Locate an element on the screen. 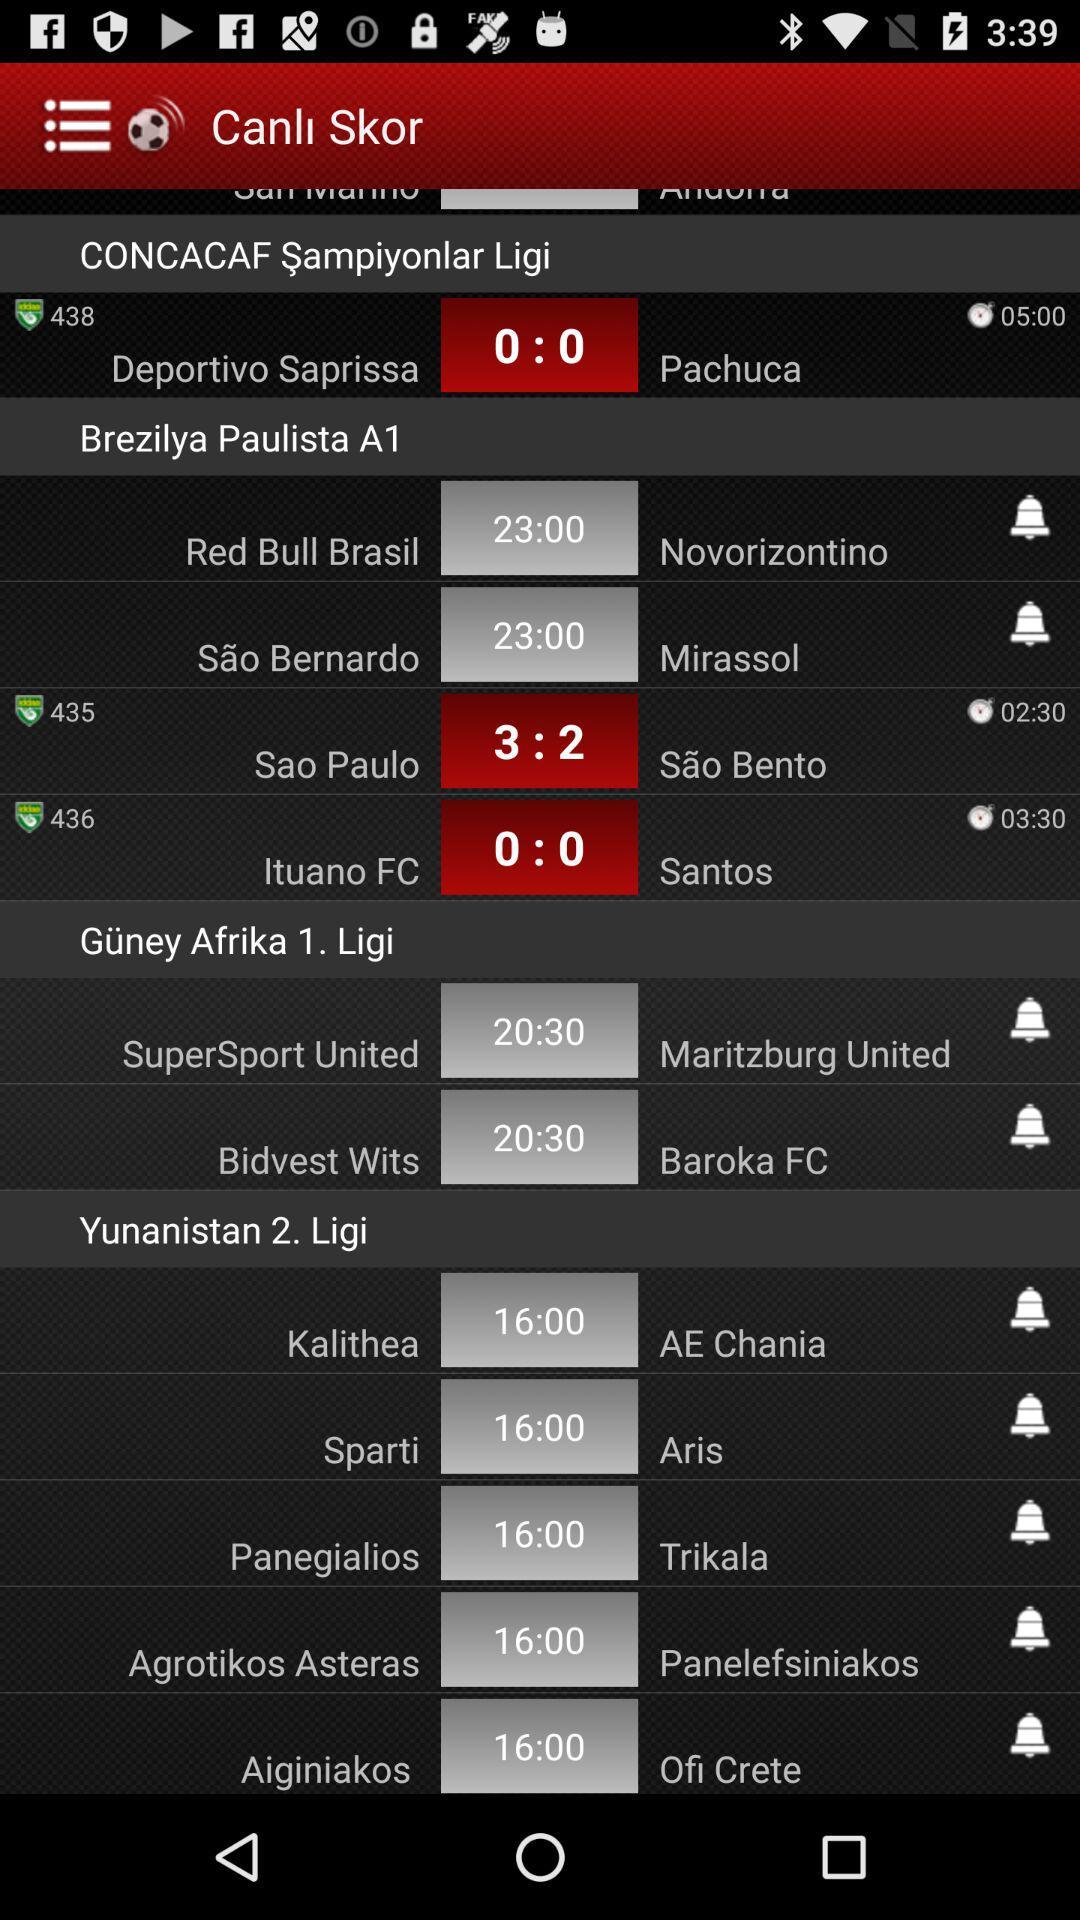 Image resolution: width=1080 pixels, height=1920 pixels. set alarm is located at coordinates (1029, 1126).